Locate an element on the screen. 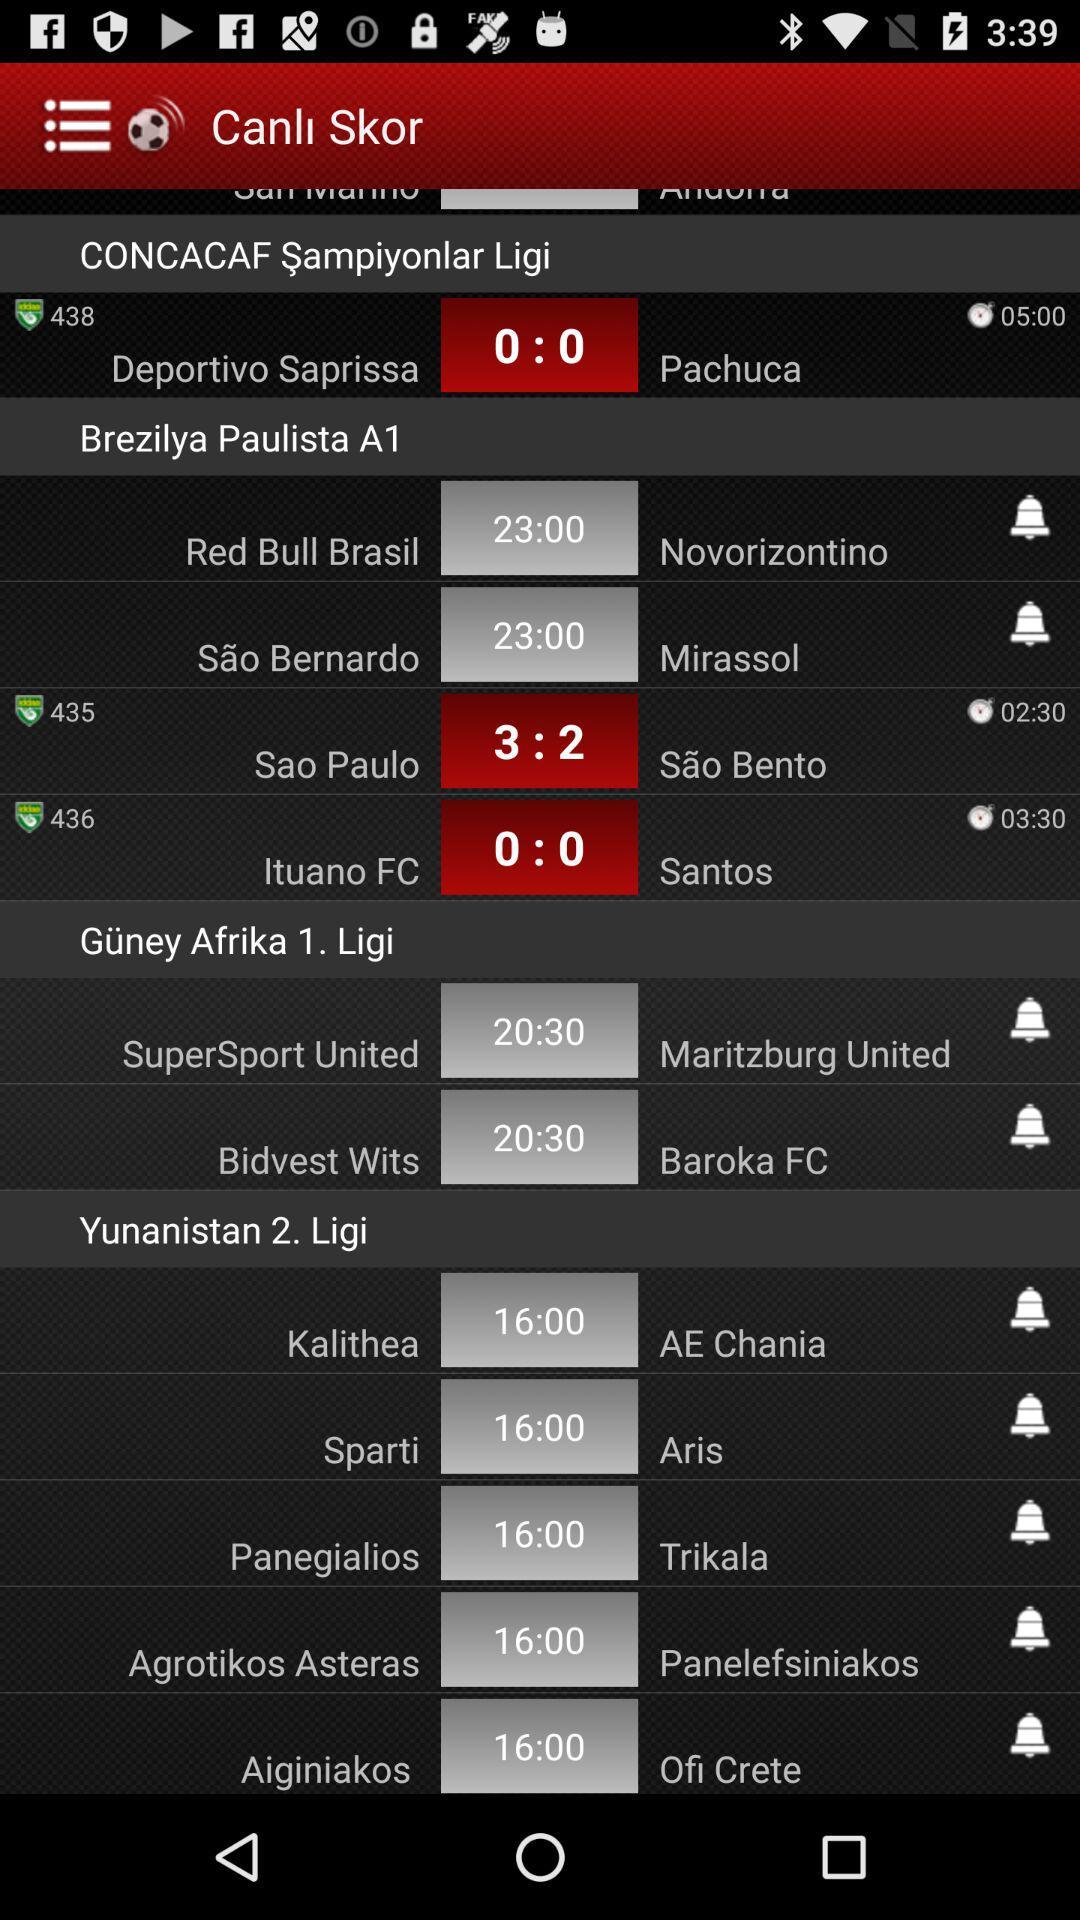 Image resolution: width=1080 pixels, height=1920 pixels. set alarm is located at coordinates (1029, 1126).